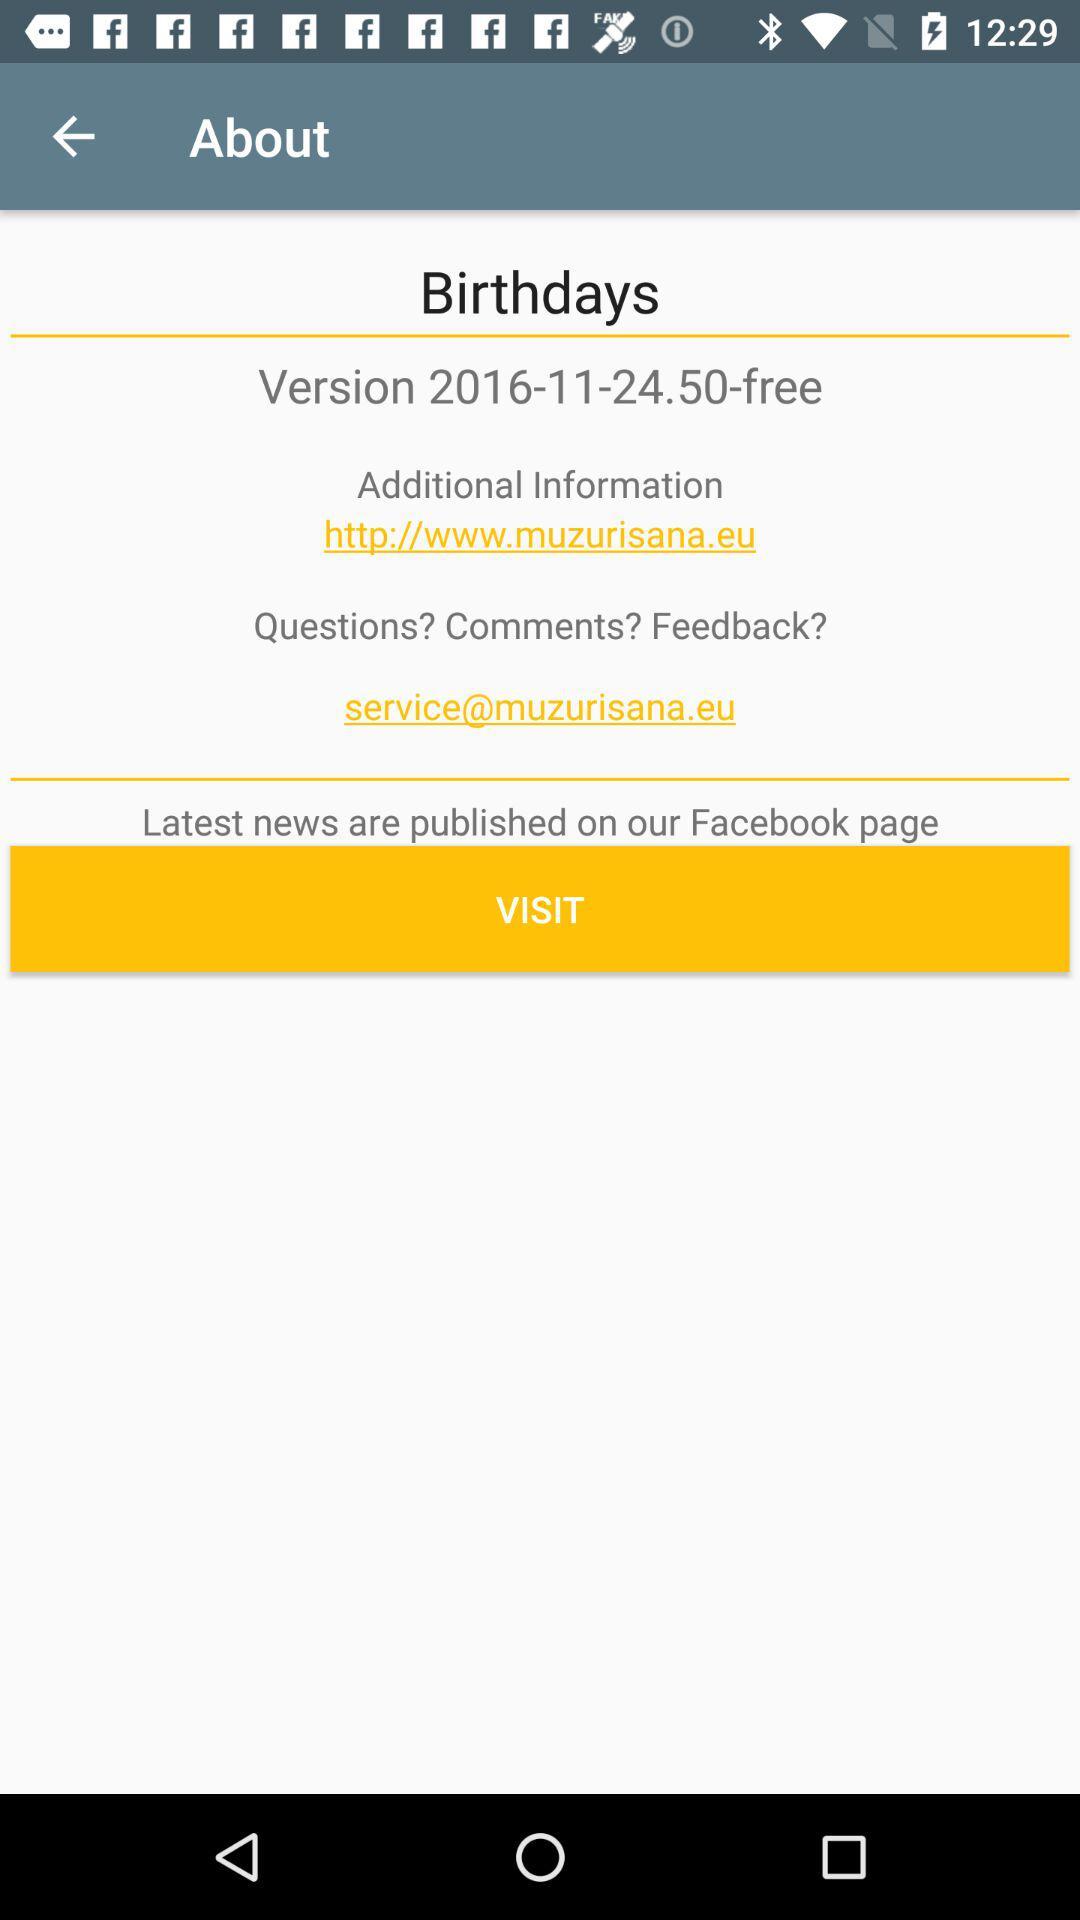 This screenshot has width=1080, height=1920. Describe the element at coordinates (540, 907) in the screenshot. I see `the icon below the latest news are` at that location.